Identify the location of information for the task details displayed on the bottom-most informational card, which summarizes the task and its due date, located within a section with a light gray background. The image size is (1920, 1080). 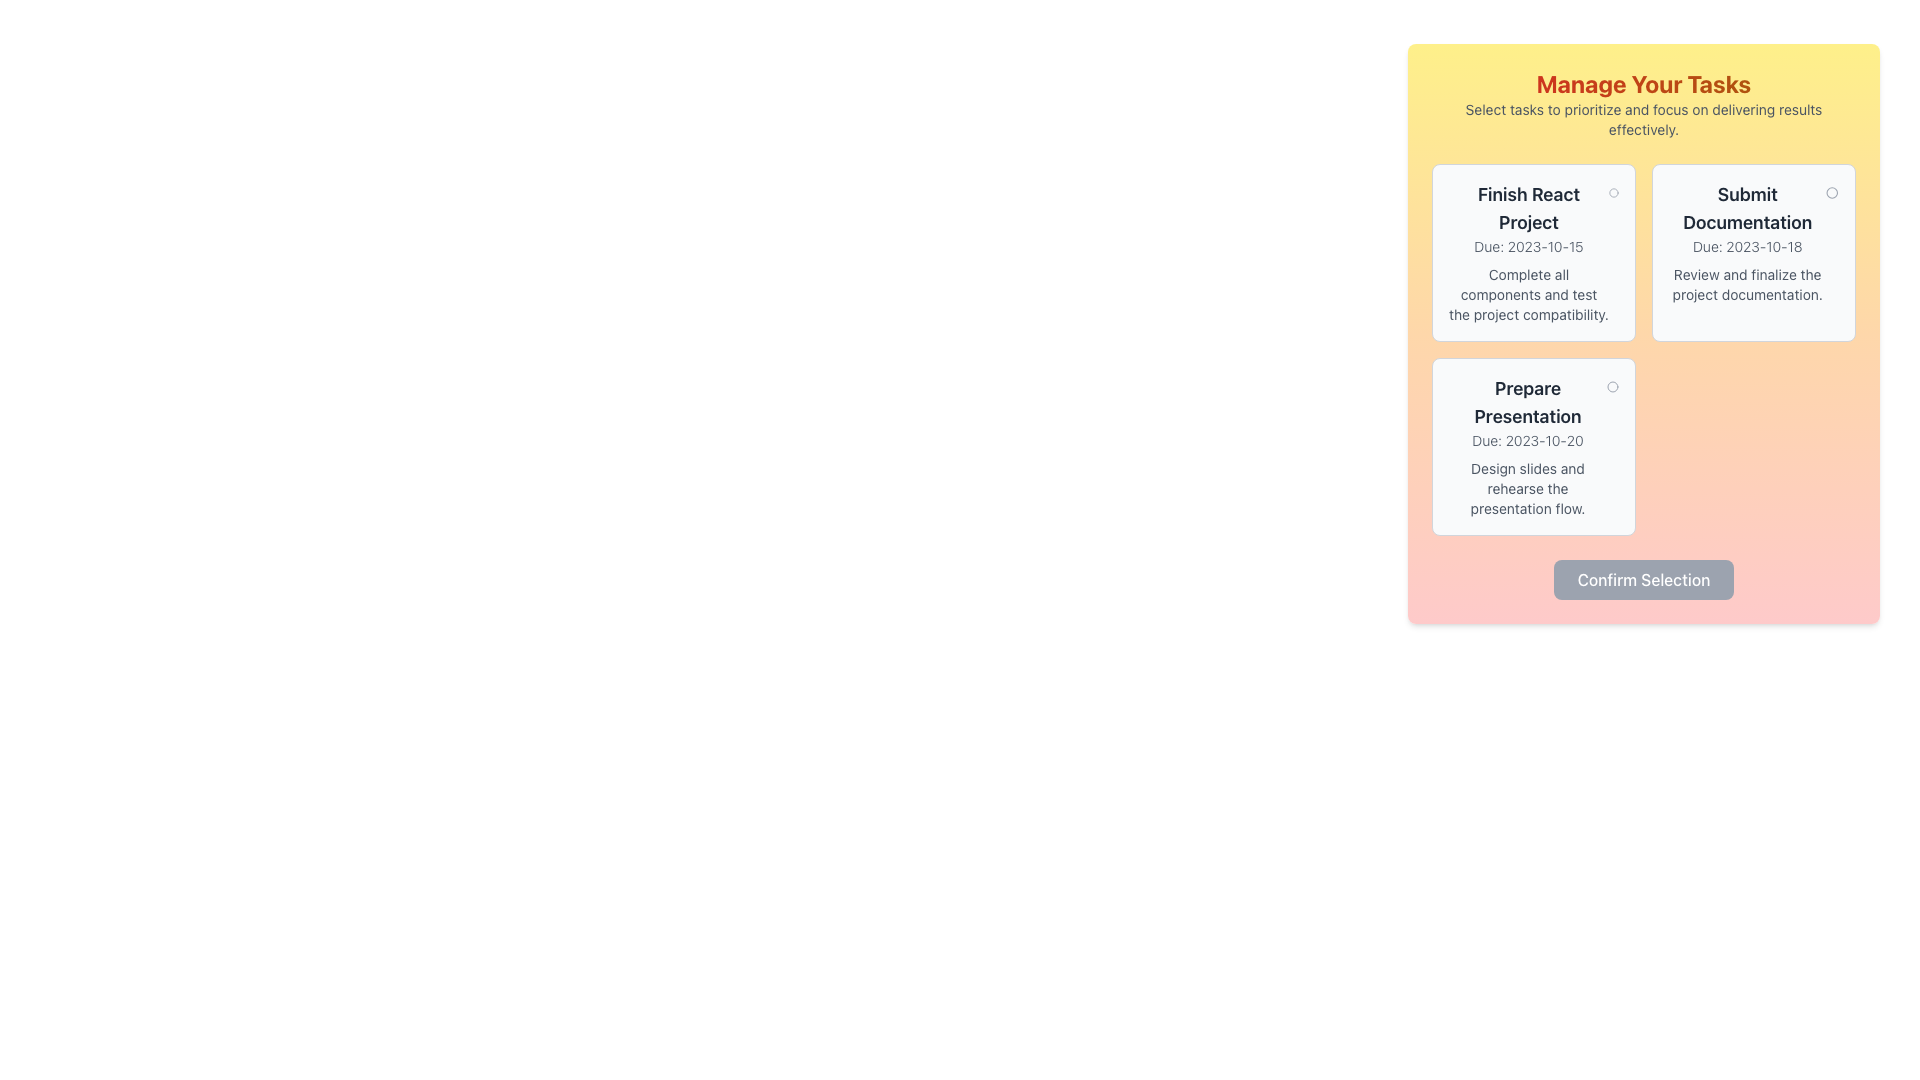
(1526, 446).